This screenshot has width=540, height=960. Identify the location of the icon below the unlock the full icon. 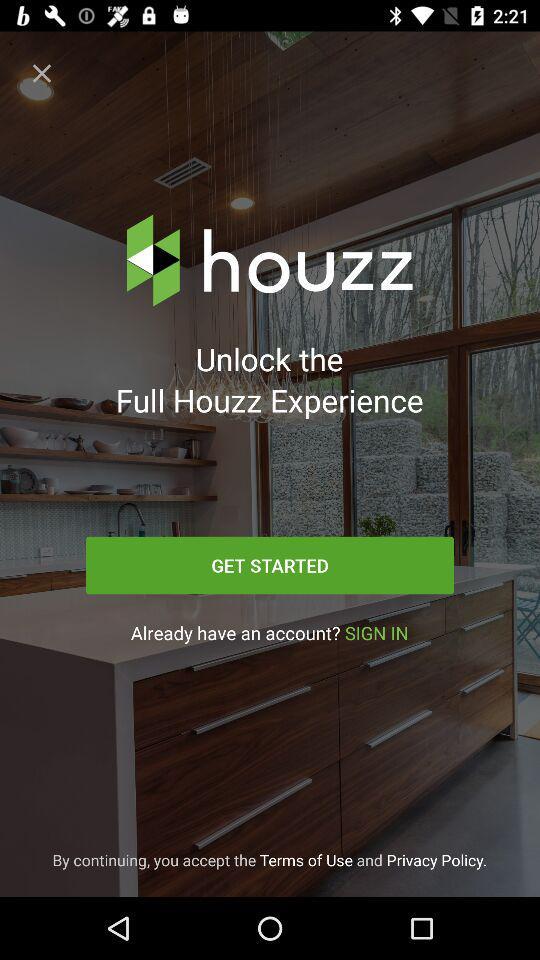
(270, 565).